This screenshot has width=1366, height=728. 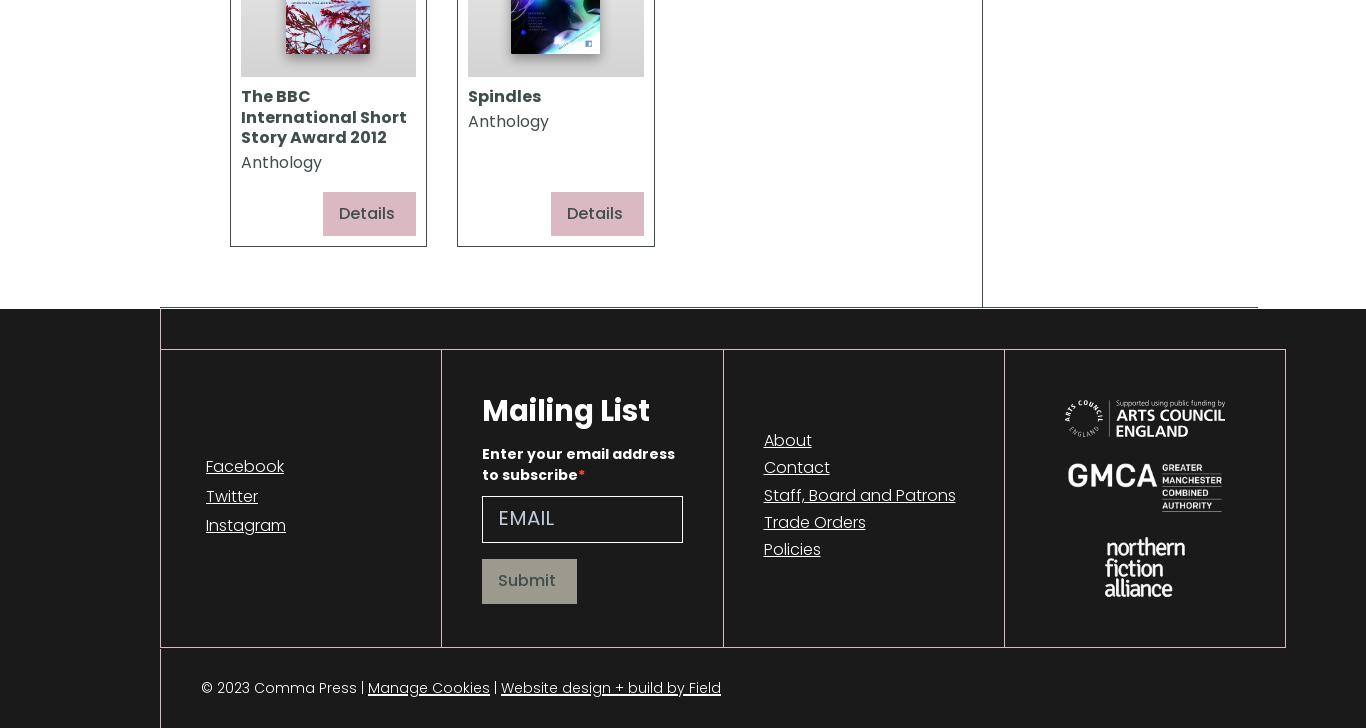 I want to click on 'Facebook', so click(x=204, y=465).